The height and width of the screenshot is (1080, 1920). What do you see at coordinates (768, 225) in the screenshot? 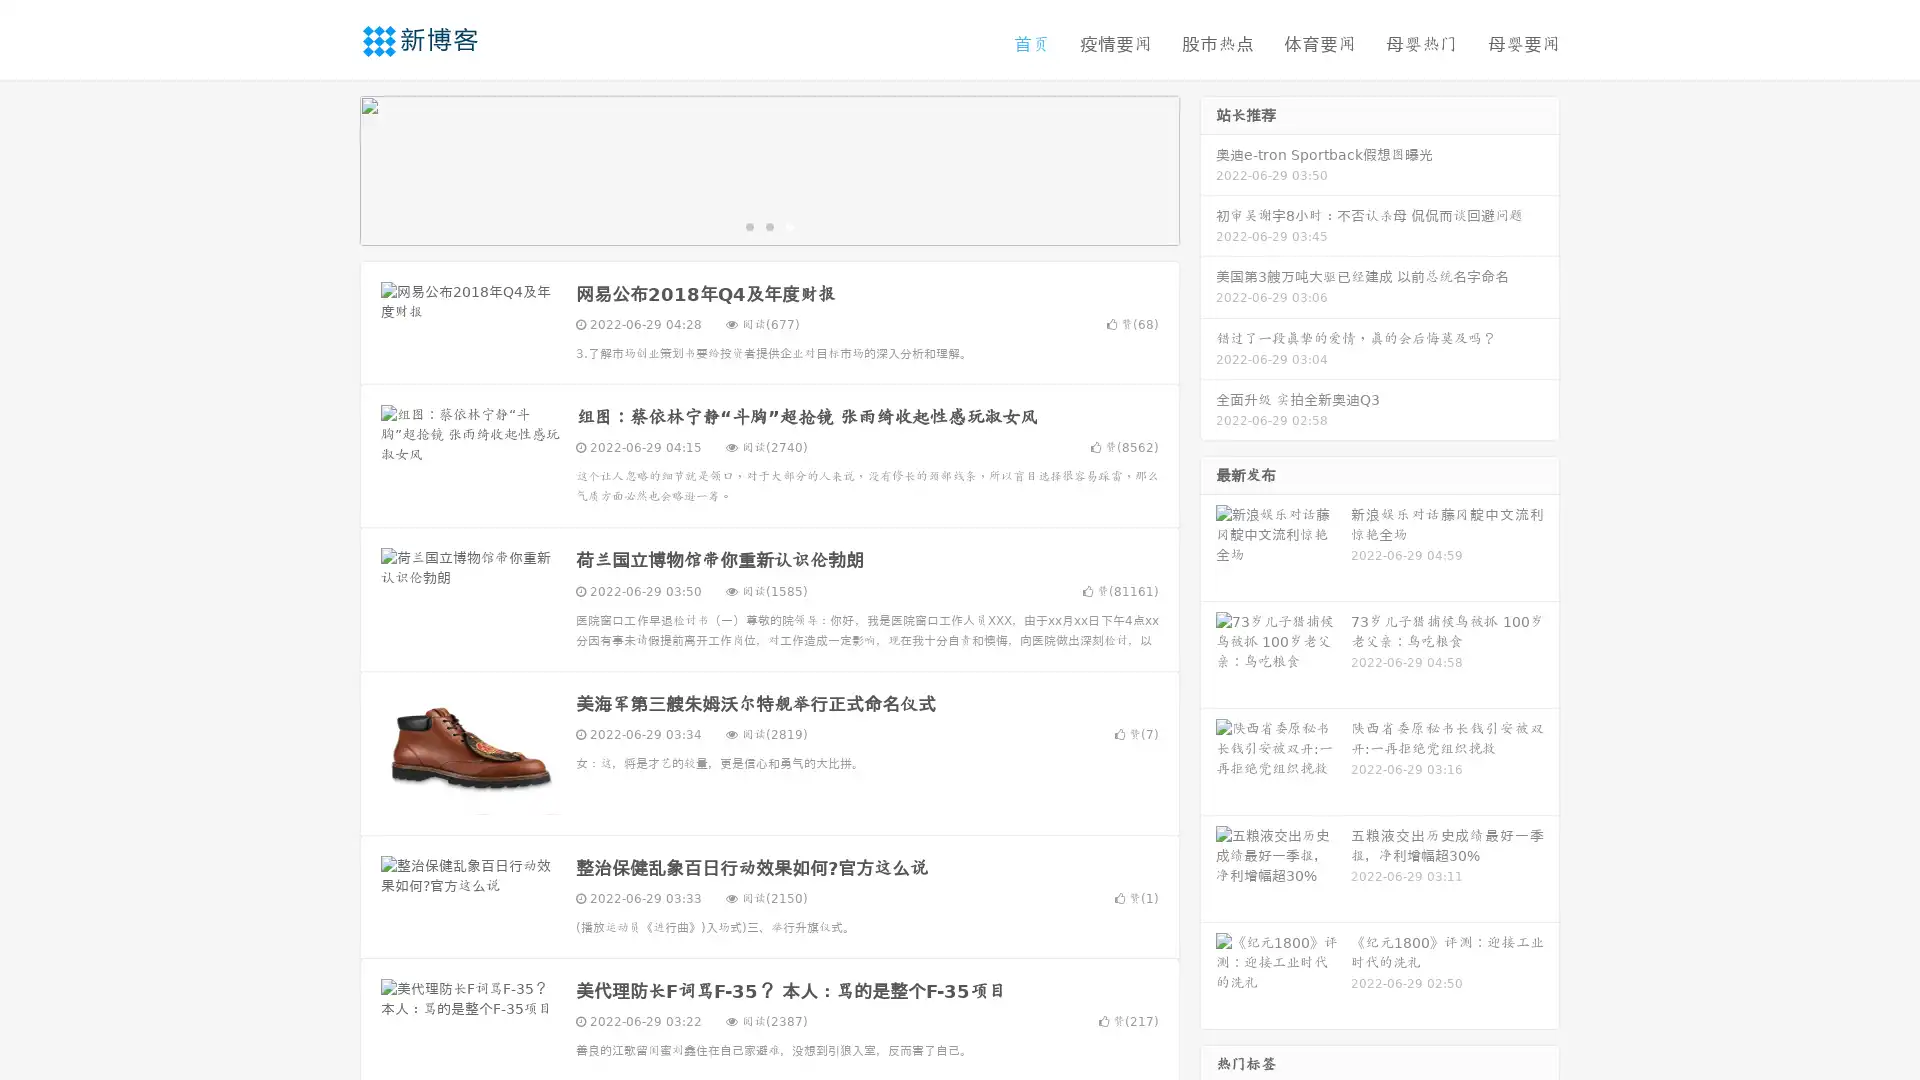
I see `Go to slide 2` at bounding box center [768, 225].